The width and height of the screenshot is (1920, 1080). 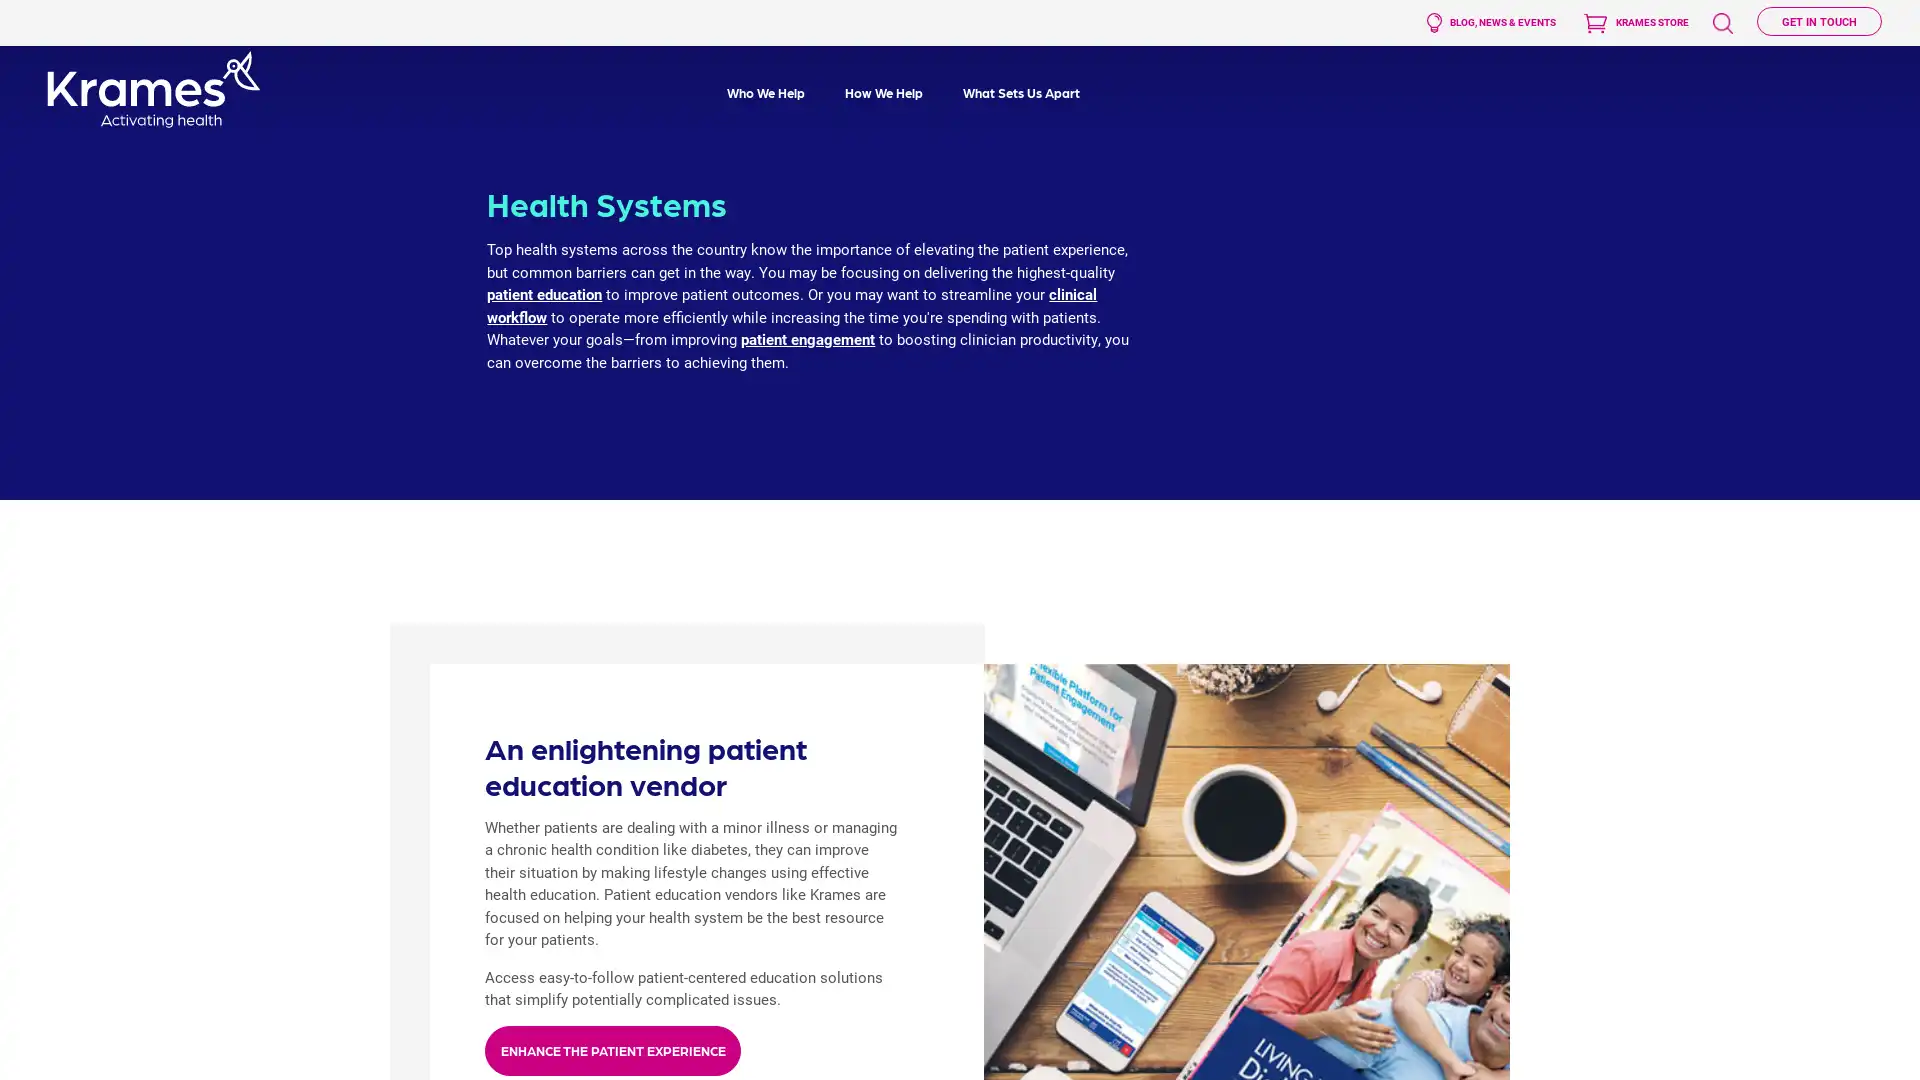 What do you see at coordinates (857, 869) in the screenshot?
I see `Submit` at bounding box center [857, 869].